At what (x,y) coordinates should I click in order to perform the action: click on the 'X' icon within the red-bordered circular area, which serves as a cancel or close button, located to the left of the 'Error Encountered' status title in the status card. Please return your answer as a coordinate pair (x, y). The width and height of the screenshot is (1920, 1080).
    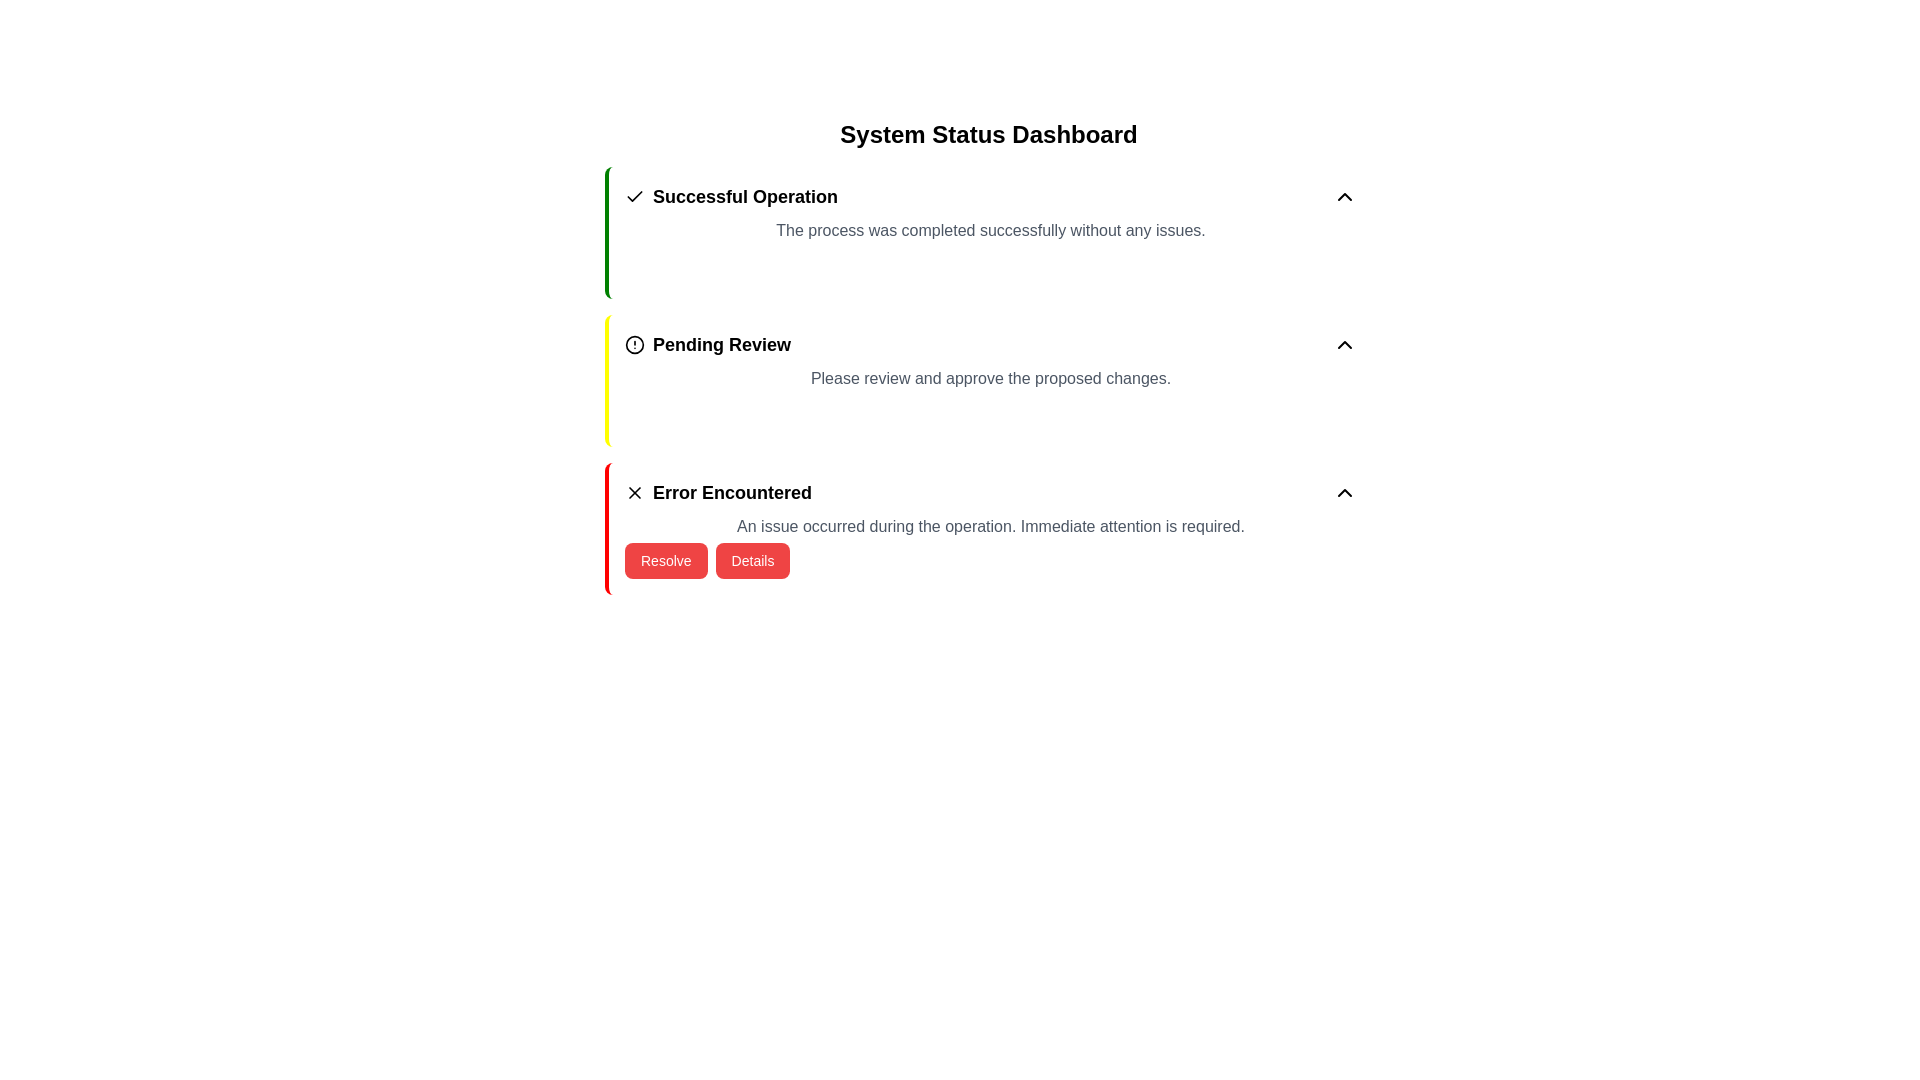
    Looking at the image, I should click on (633, 493).